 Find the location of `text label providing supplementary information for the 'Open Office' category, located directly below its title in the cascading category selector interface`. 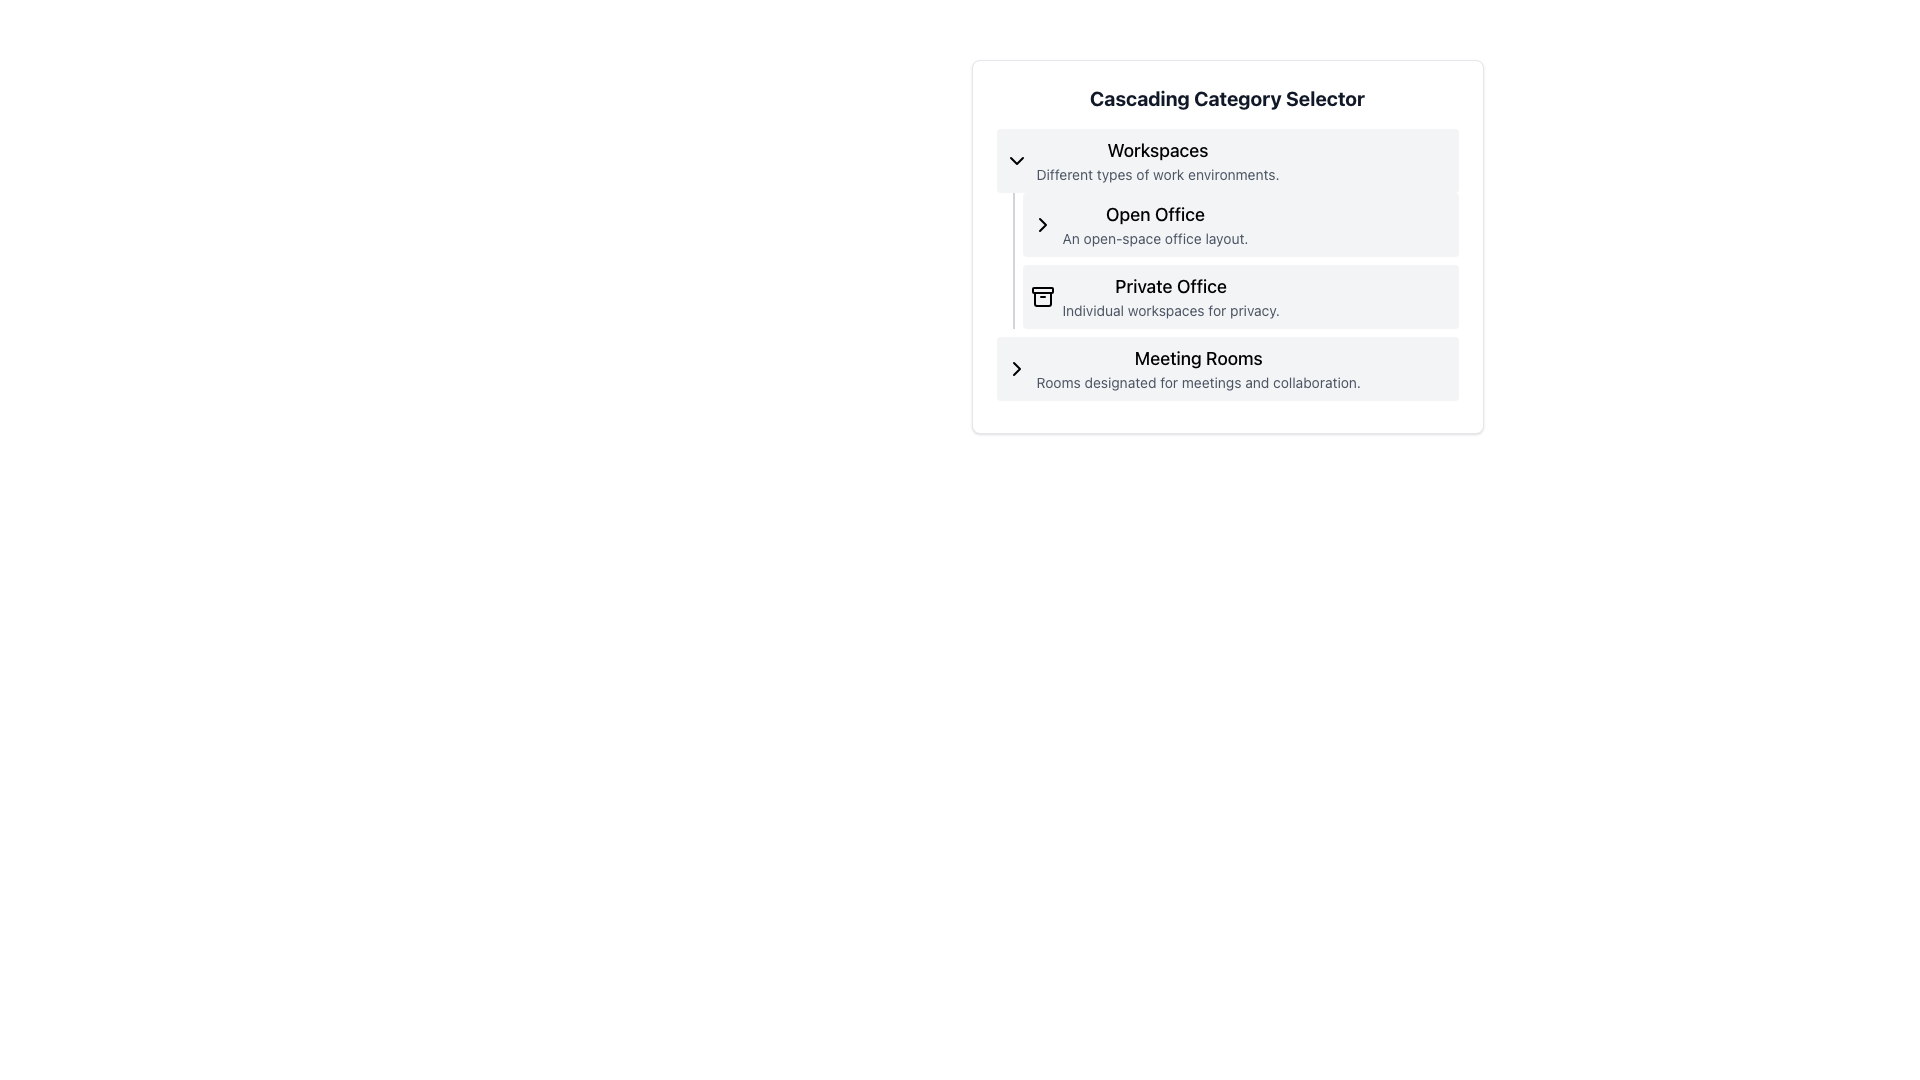

text label providing supplementary information for the 'Open Office' category, located directly below its title in the cascading category selector interface is located at coordinates (1155, 238).